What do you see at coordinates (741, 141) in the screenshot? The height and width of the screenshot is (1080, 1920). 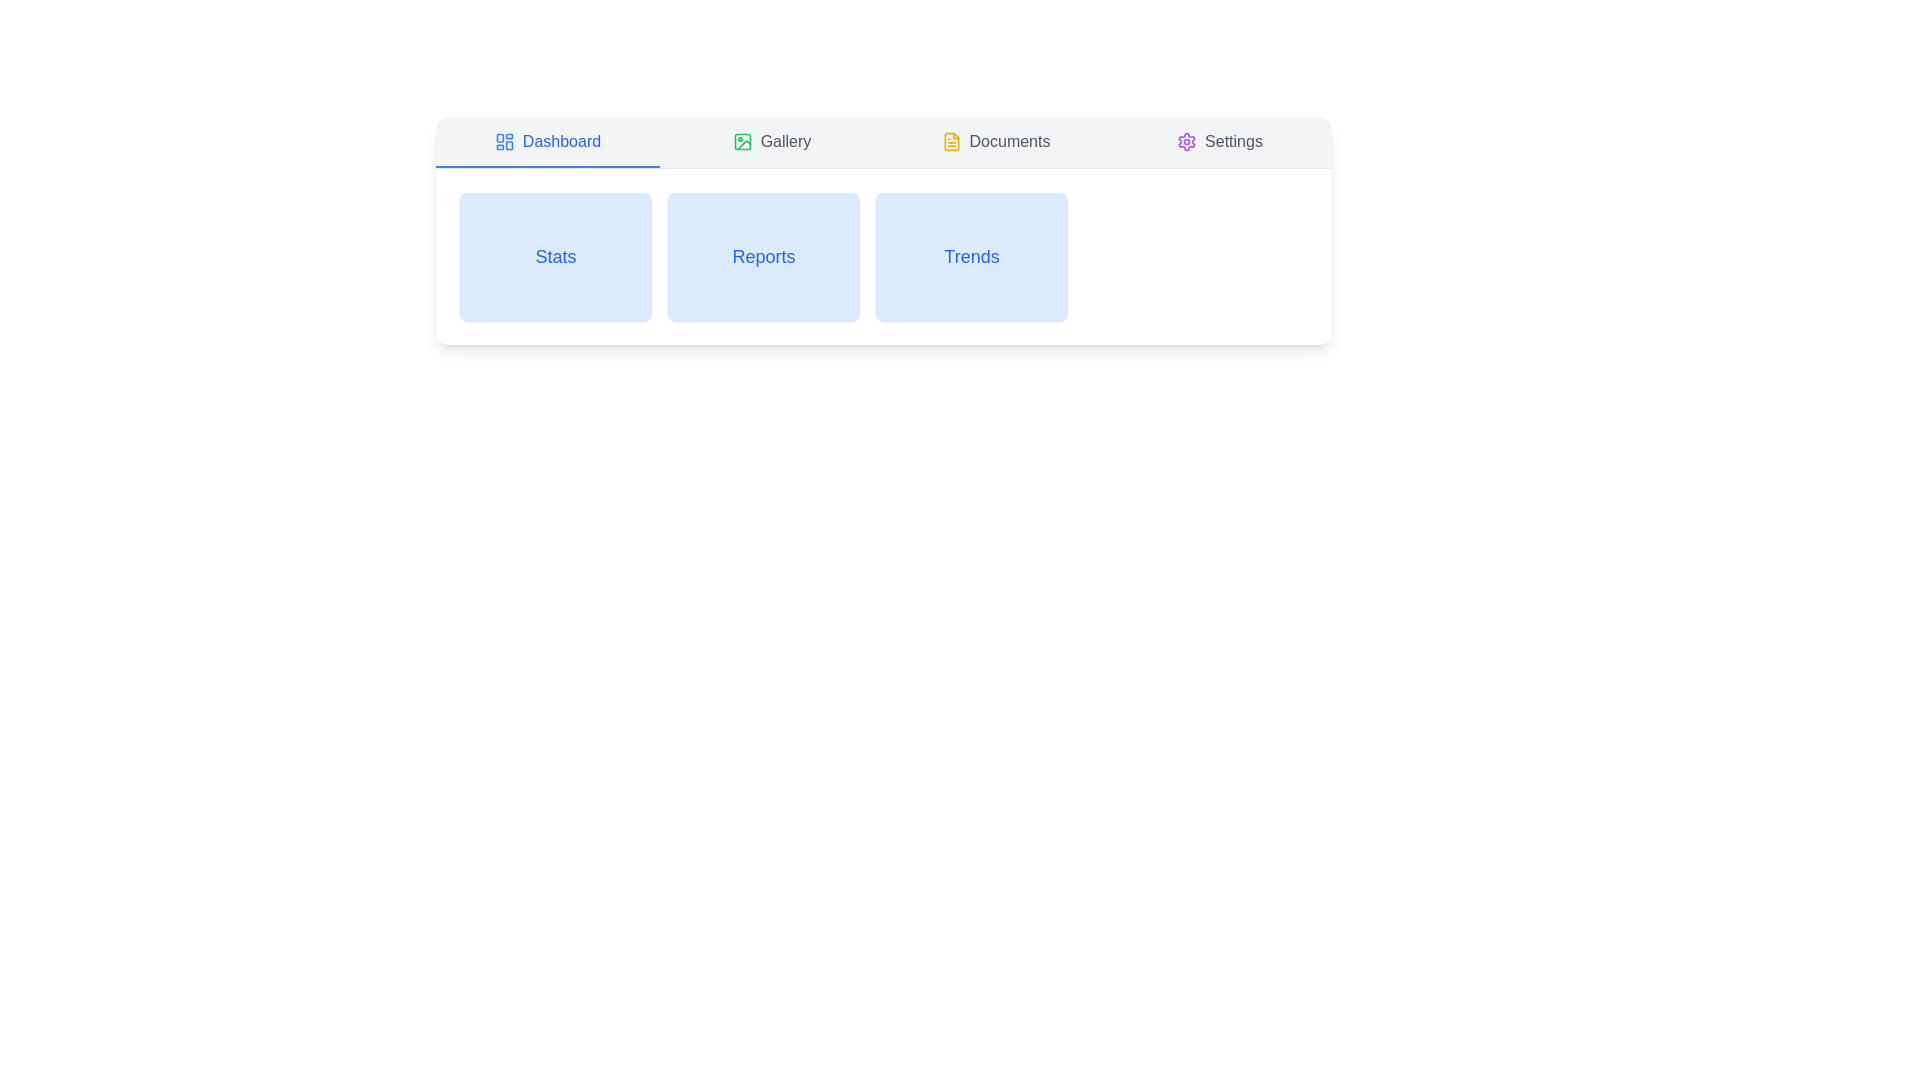 I see `the decorative SVG sub-element within the icon located to the left of the 'Gallery' menu text in the top navigation bar` at bounding box center [741, 141].